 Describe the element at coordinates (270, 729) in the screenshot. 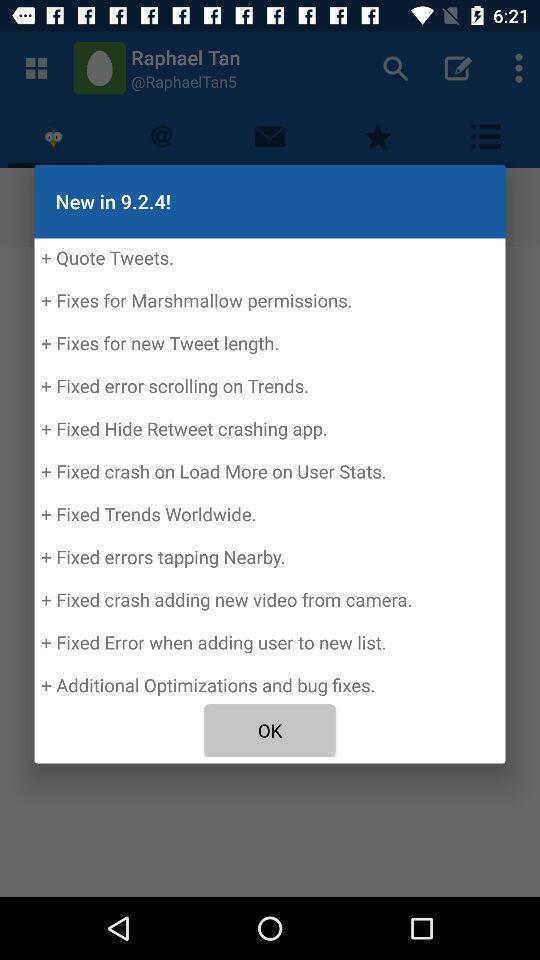

I see `ok item` at that location.